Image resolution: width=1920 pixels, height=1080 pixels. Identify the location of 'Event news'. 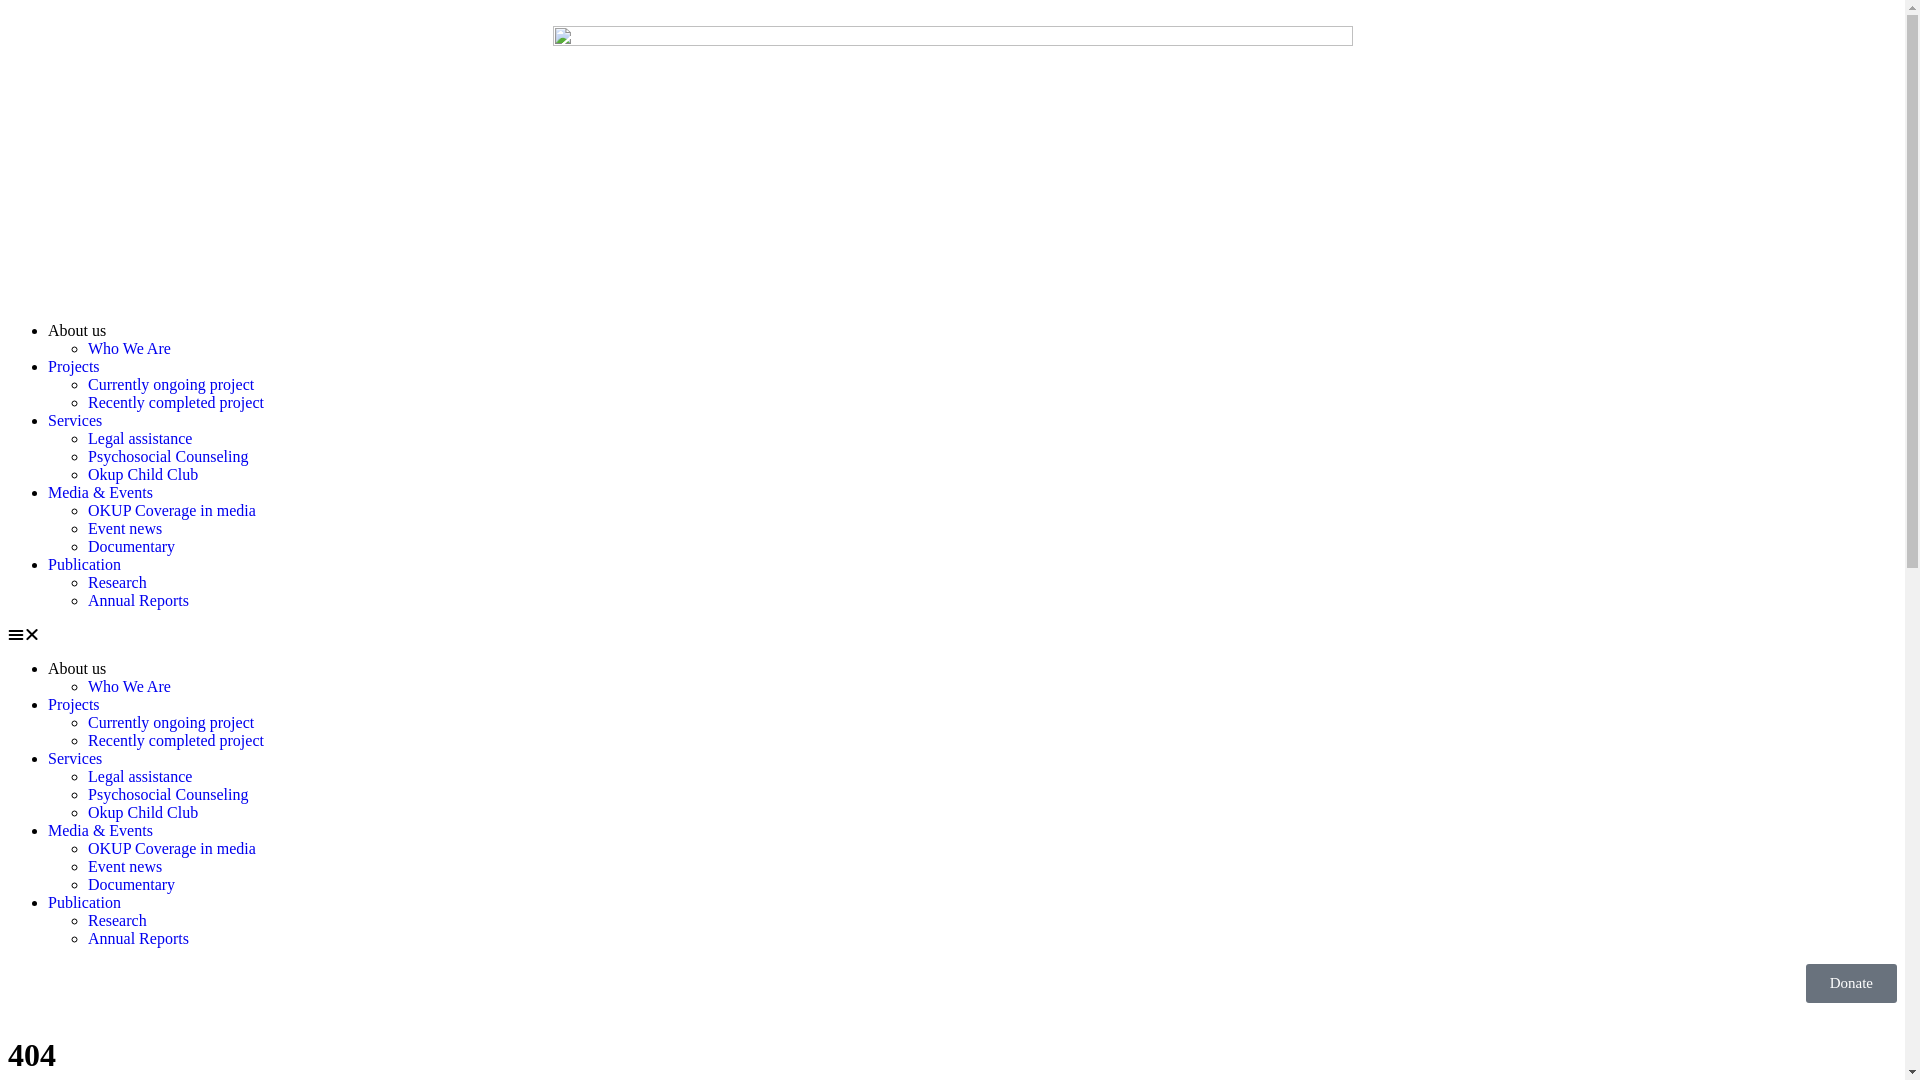
(123, 865).